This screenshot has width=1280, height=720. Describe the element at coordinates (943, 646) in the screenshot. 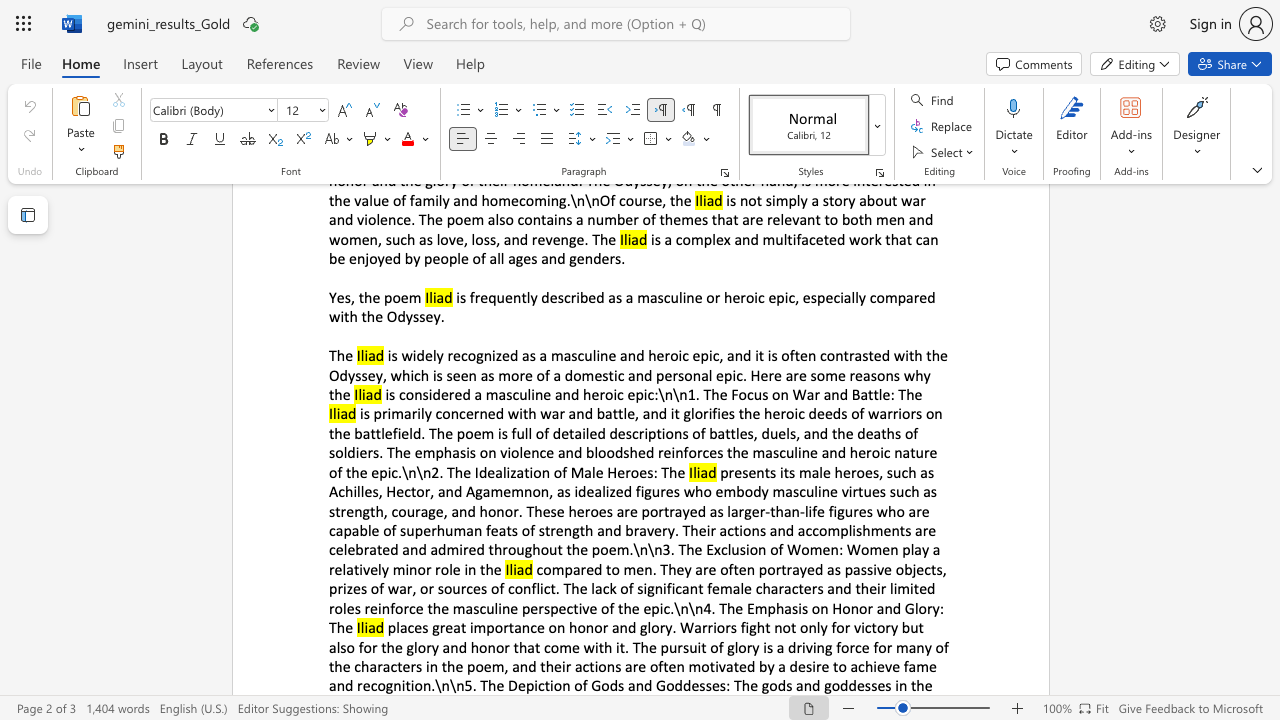

I see `the subset text "f the characters in the poem, and their action" within the text "places great importance on honor and glory. Warriors fight not only for victory but also for the glory and honor that come with it. The pursuit of glory is a driving force for many of the characters in the poem, and their actions are often motivated by a desire to achieve fame and recognition.\n\n5. The Depiction of Gods and Goddesses: The gods and goddesses in the"` at that location.